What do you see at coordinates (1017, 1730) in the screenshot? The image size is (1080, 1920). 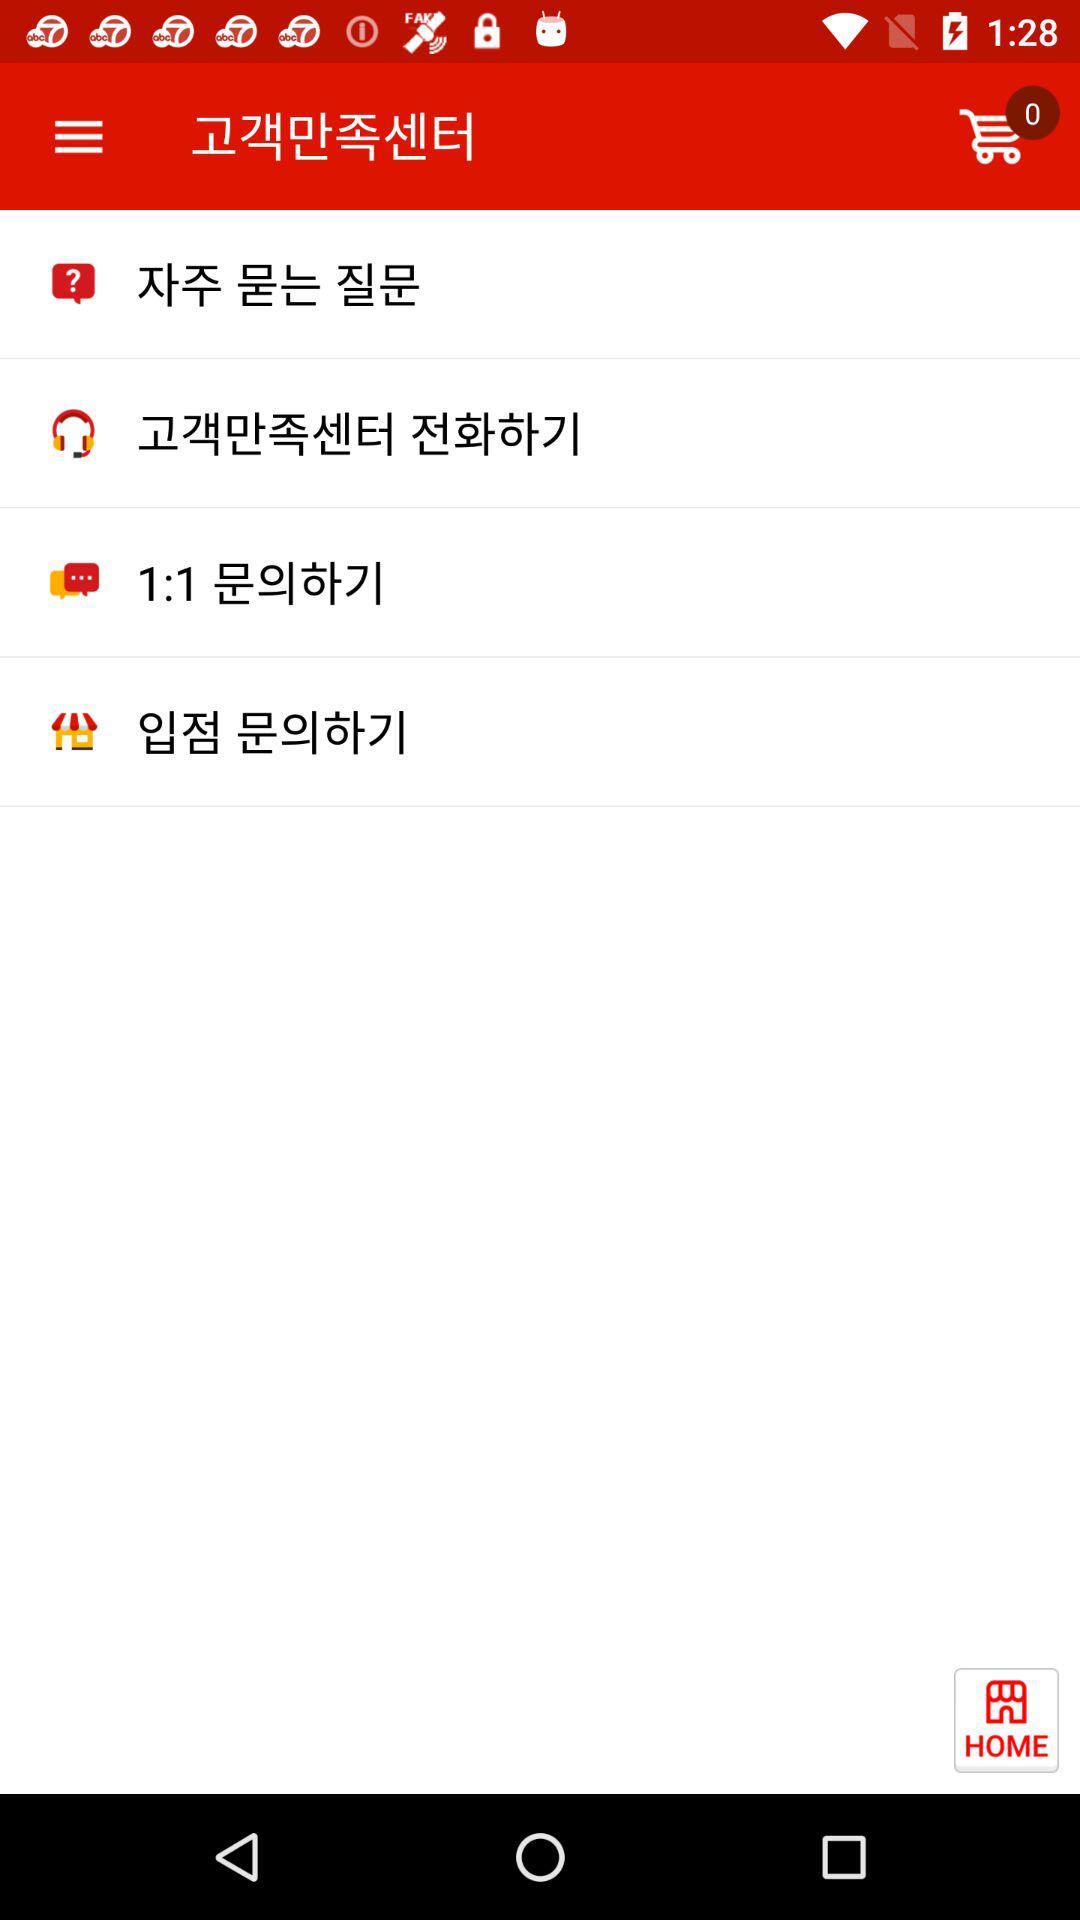 I see `item at the bottom right corner` at bounding box center [1017, 1730].